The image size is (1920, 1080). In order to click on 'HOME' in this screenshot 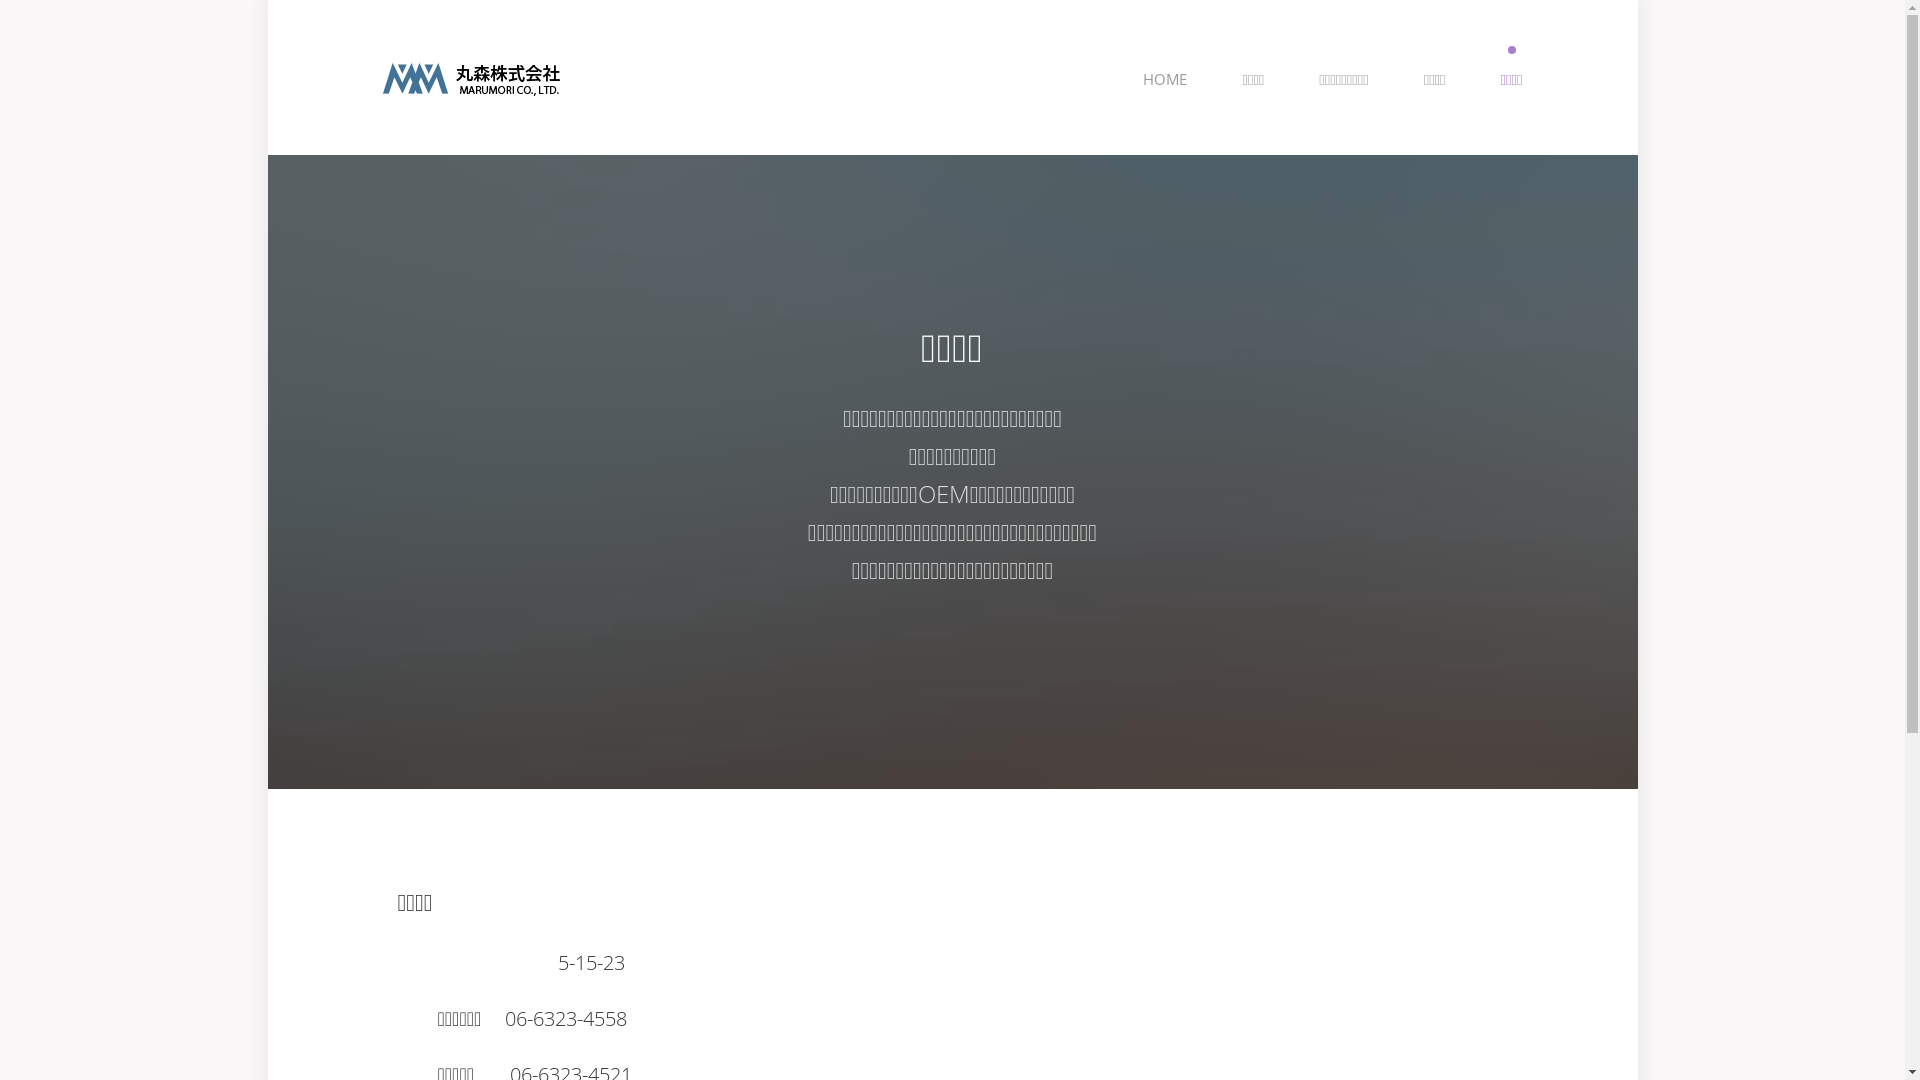, I will do `click(1142, 78)`.